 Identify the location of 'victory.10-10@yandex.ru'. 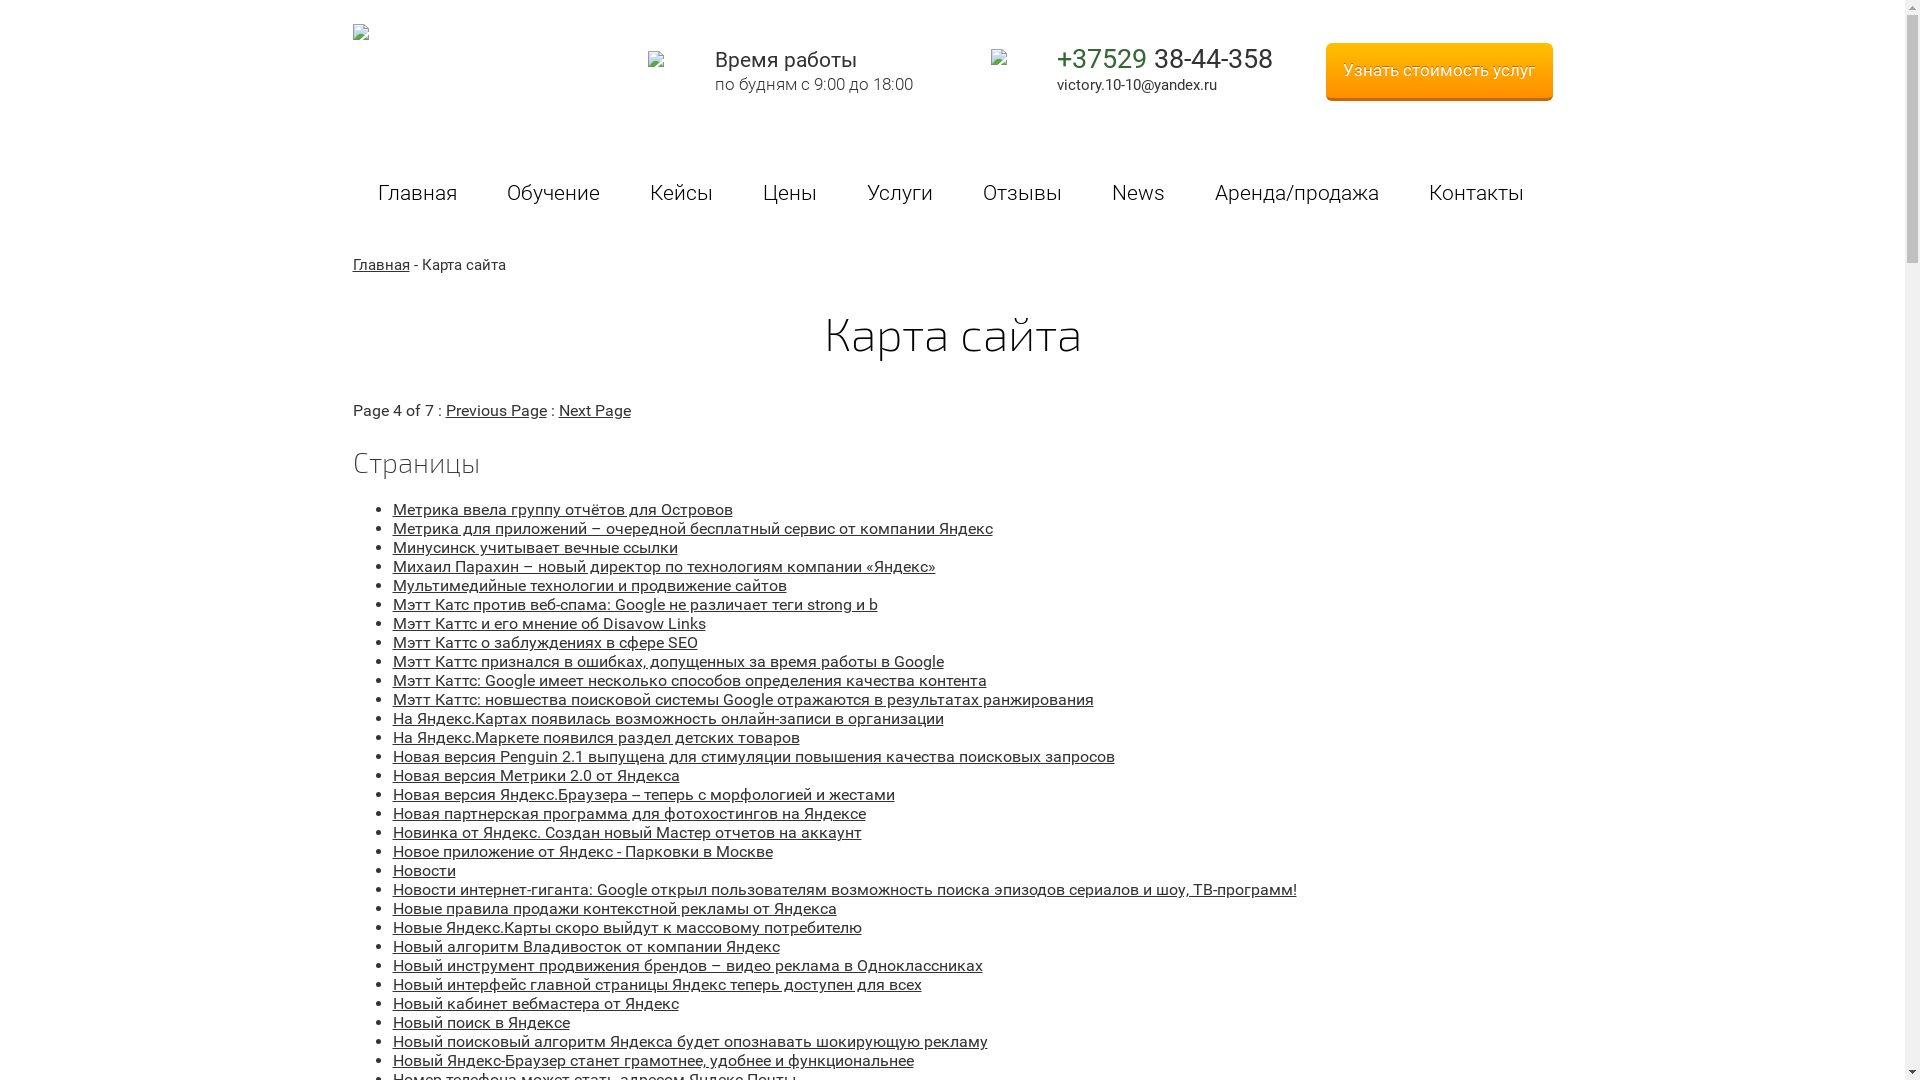
(1136, 83).